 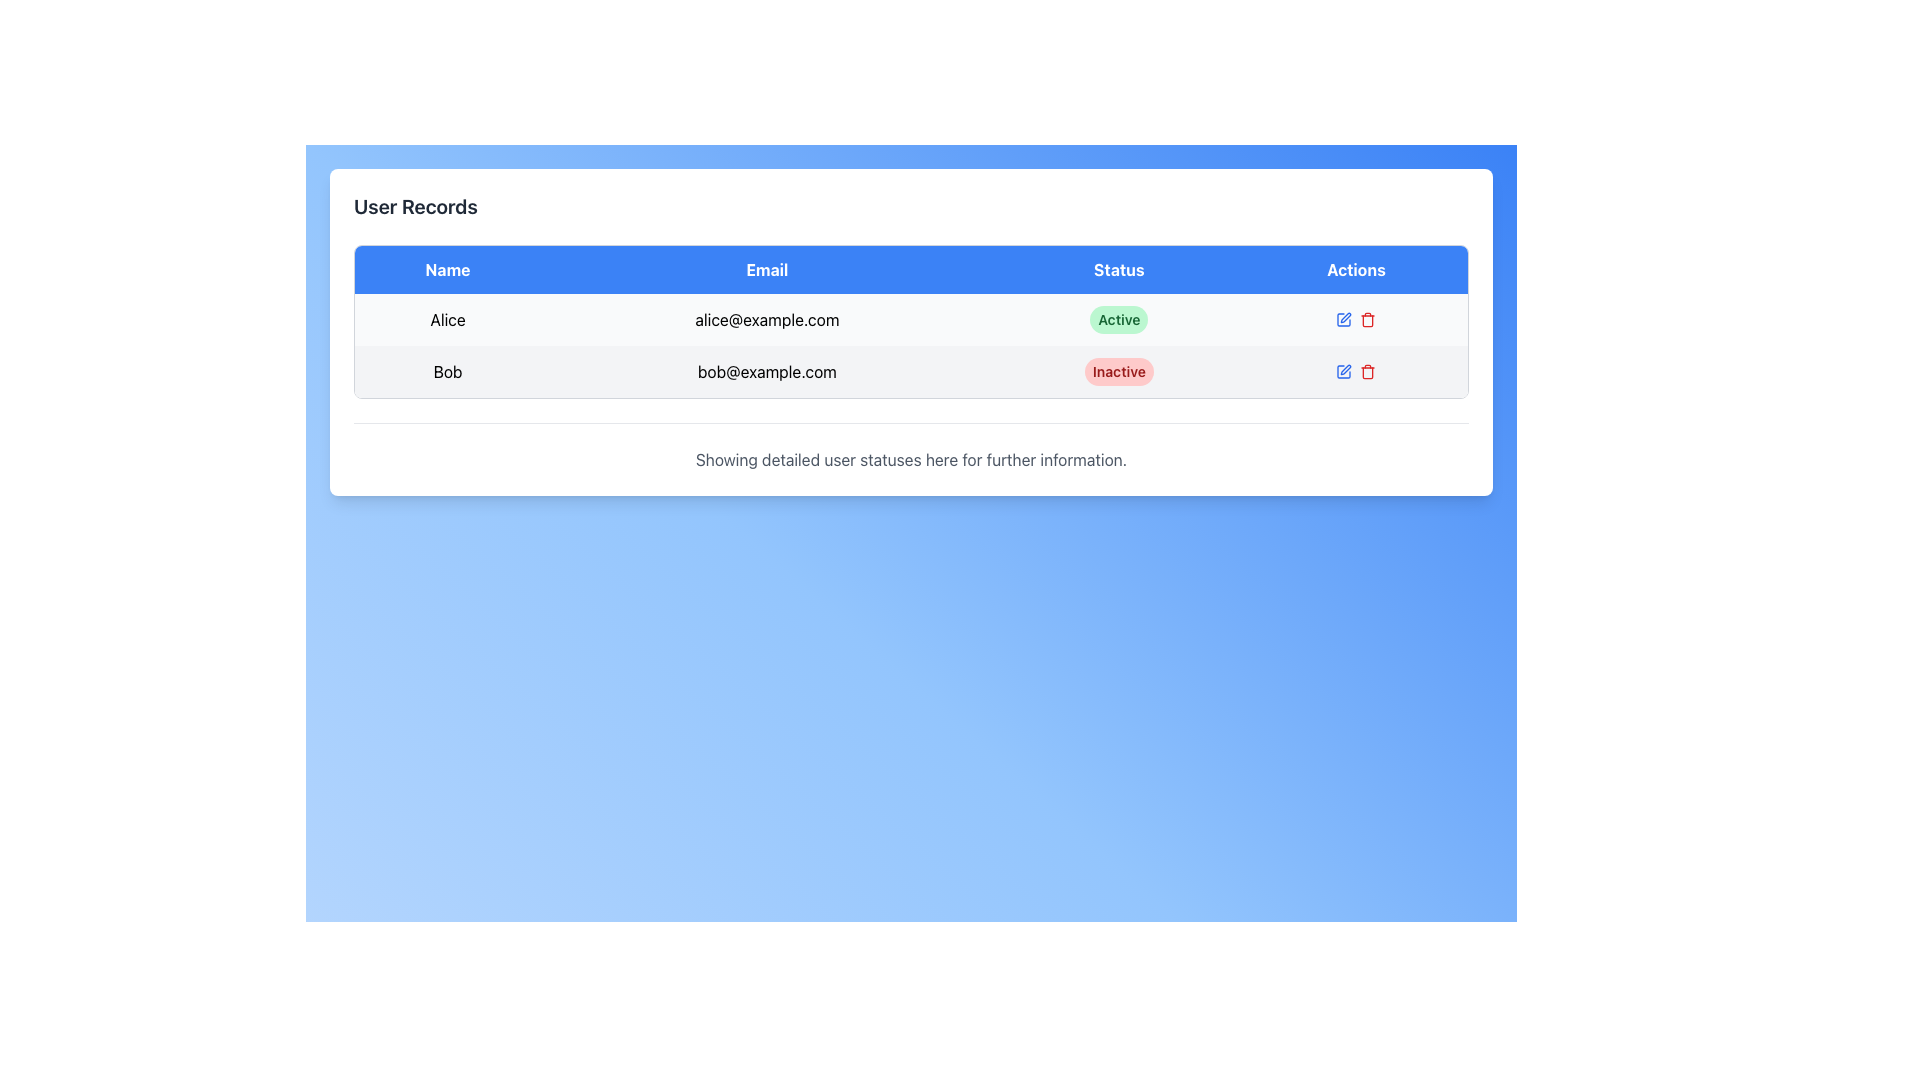 What do you see at coordinates (1118, 319) in the screenshot?
I see `status represented by the 'Active' badge with green text on a light green background in the Status column of the user table` at bounding box center [1118, 319].